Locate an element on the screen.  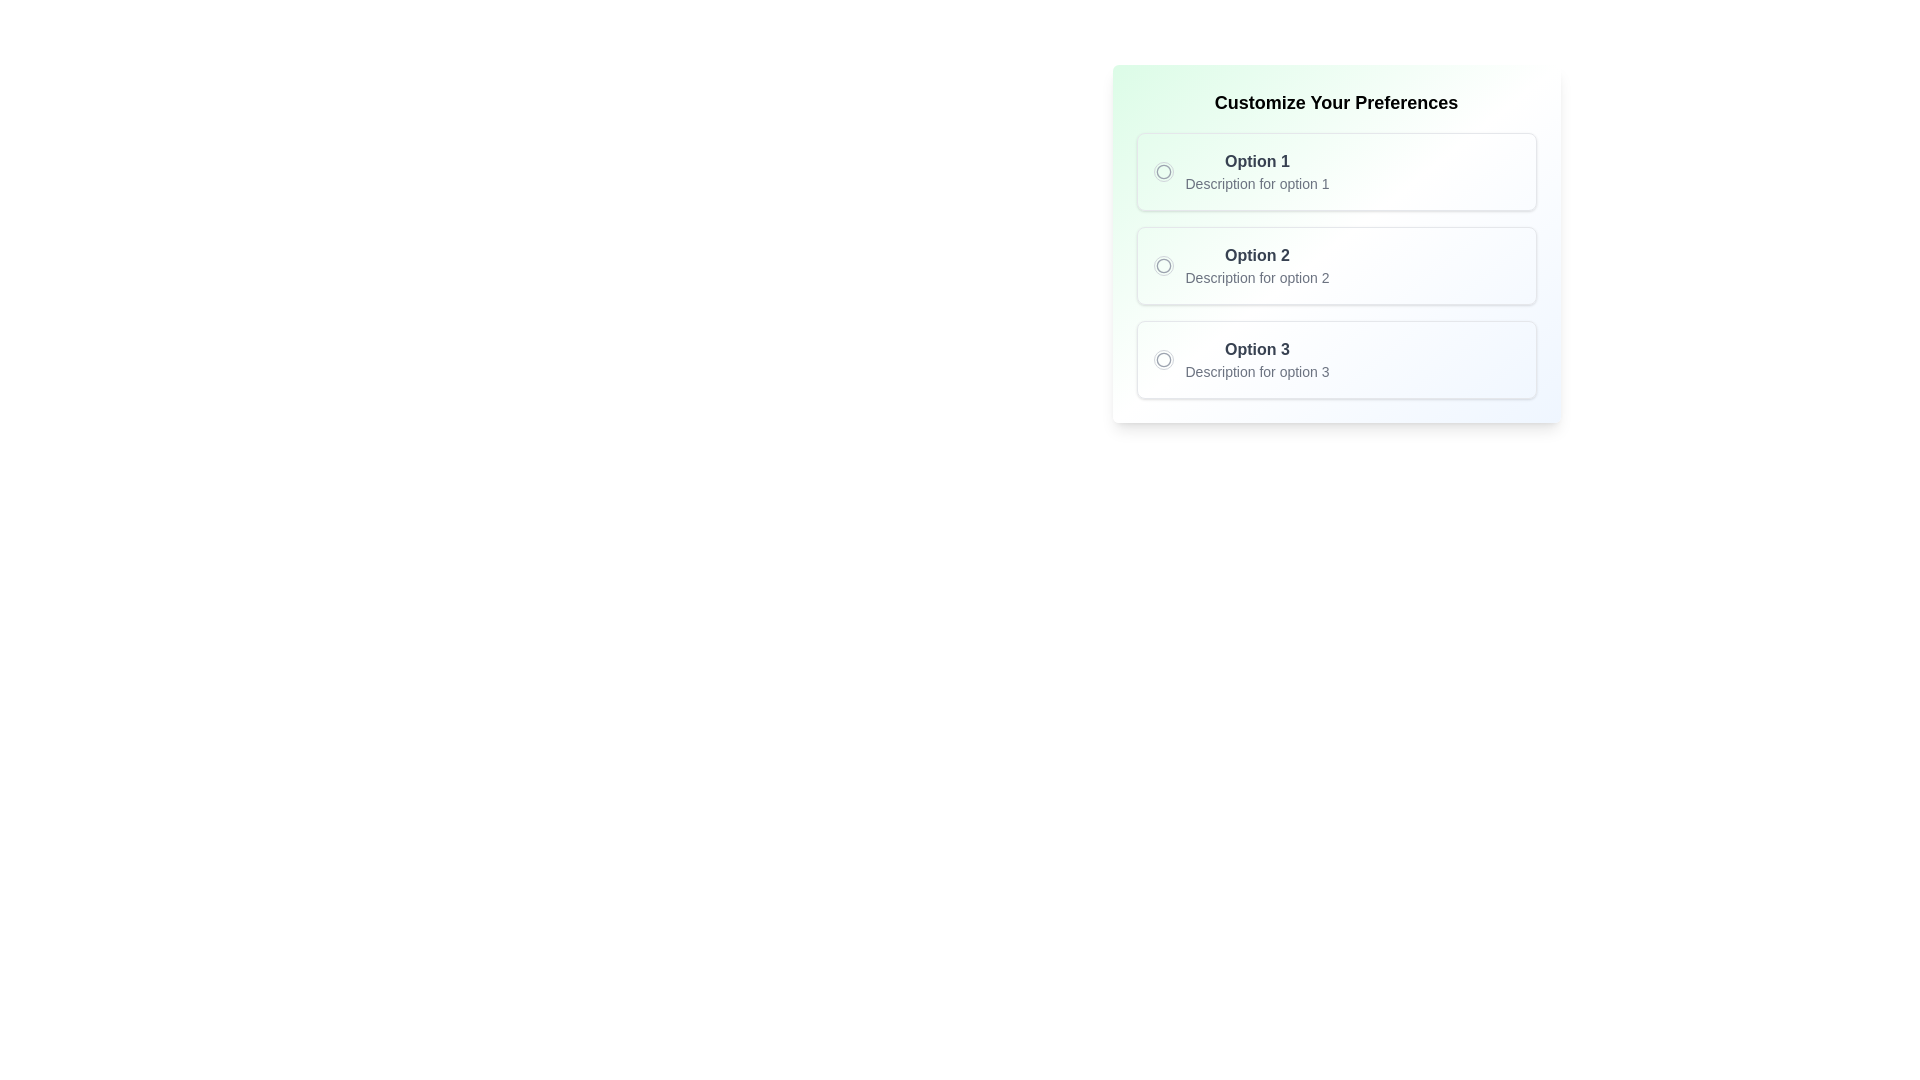
the text area containing the title and description for the first selectable option in the preference selection interface is located at coordinates (1256, 171).